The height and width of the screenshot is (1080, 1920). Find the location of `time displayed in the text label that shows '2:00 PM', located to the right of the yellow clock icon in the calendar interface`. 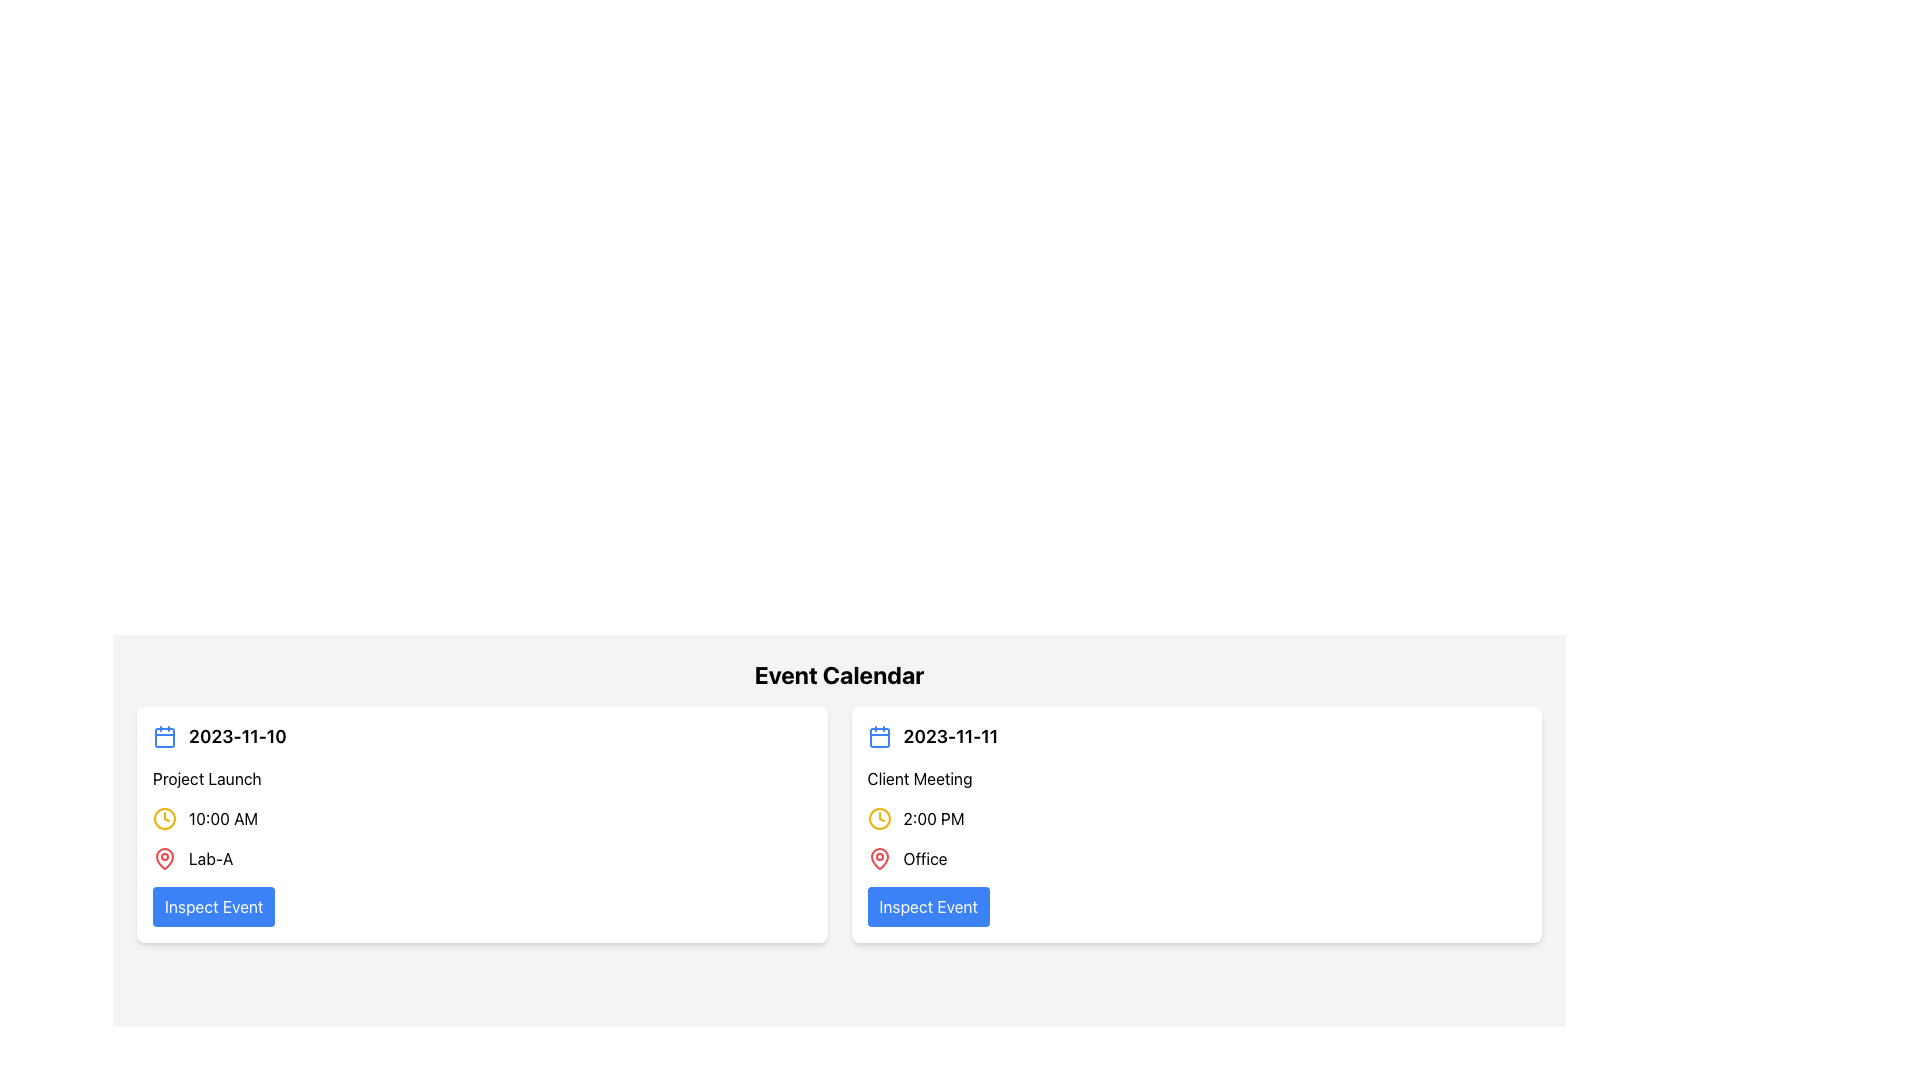

time displayed in the text label that shows '2:00 PM', located to the right of the yellow clock icon in the calendar interface is located at coordinates (933, 818).